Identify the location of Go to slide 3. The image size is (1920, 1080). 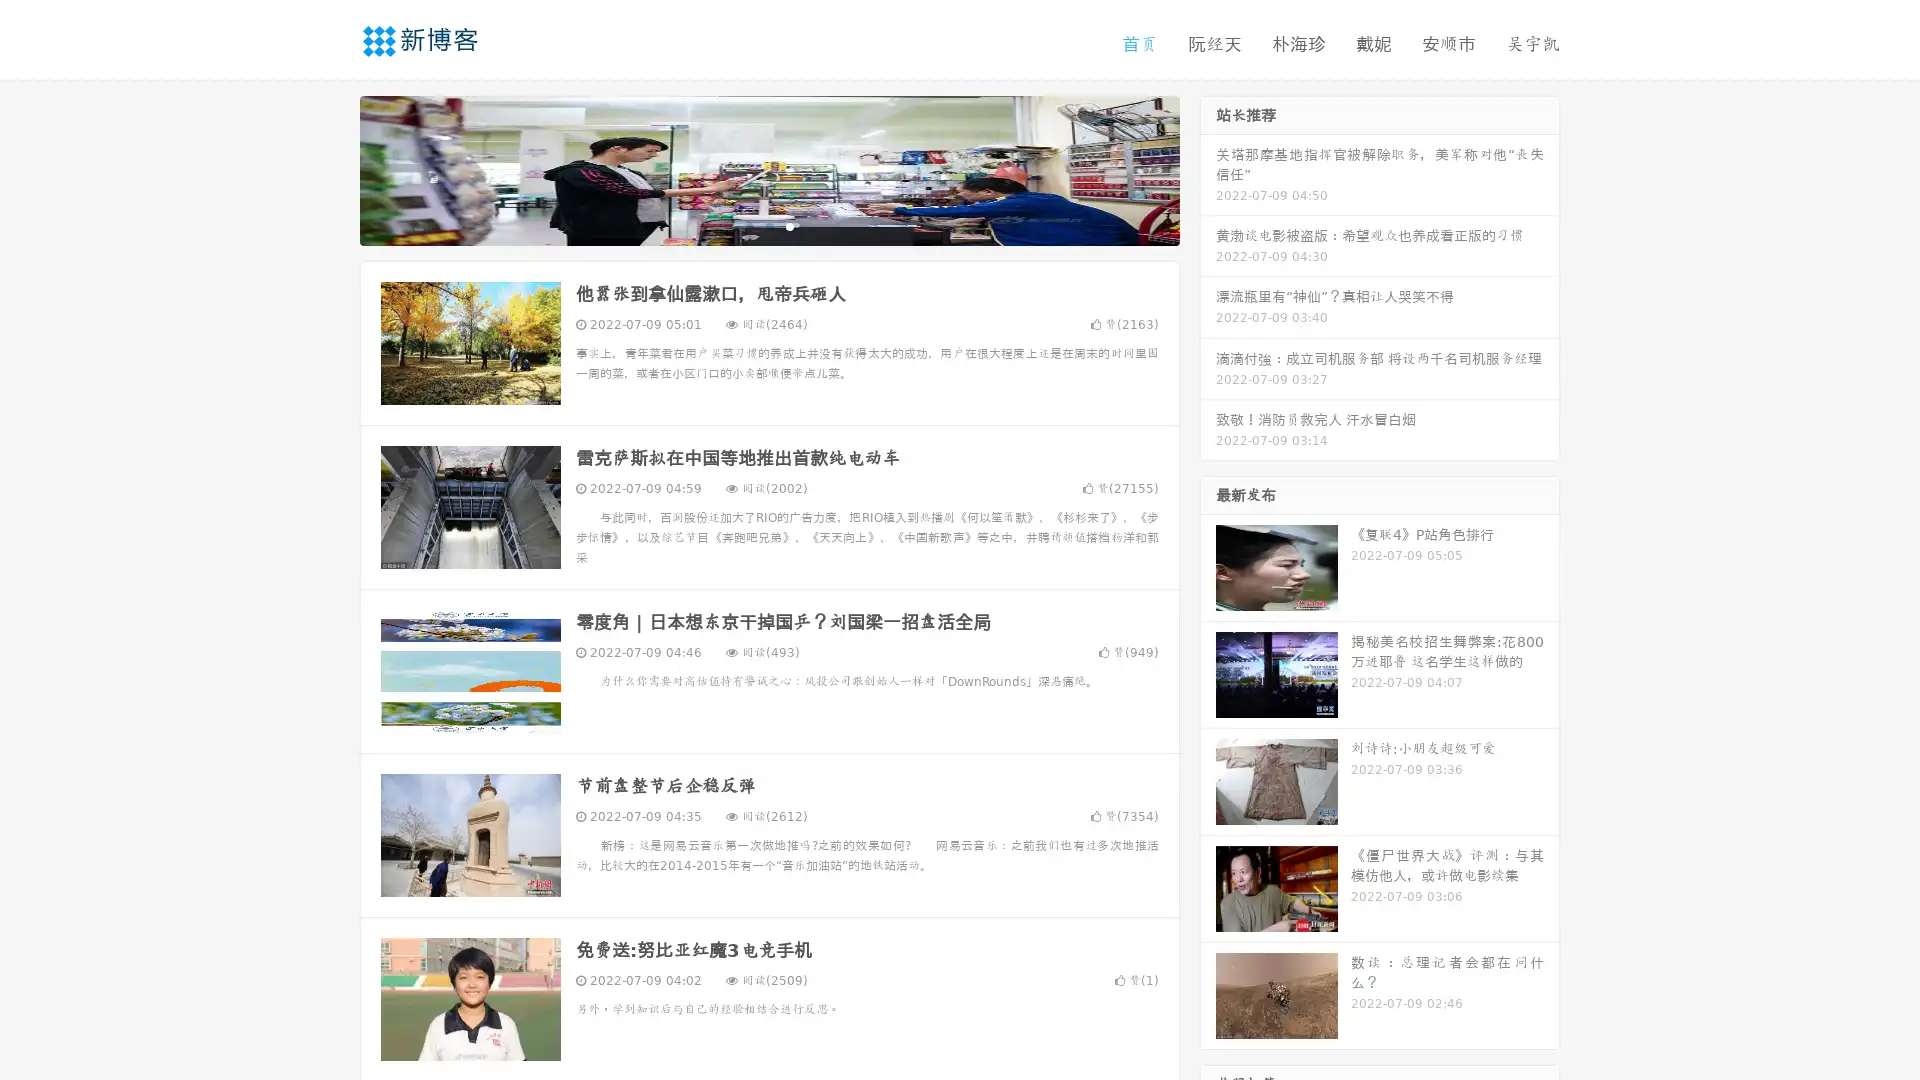
(789, 225).